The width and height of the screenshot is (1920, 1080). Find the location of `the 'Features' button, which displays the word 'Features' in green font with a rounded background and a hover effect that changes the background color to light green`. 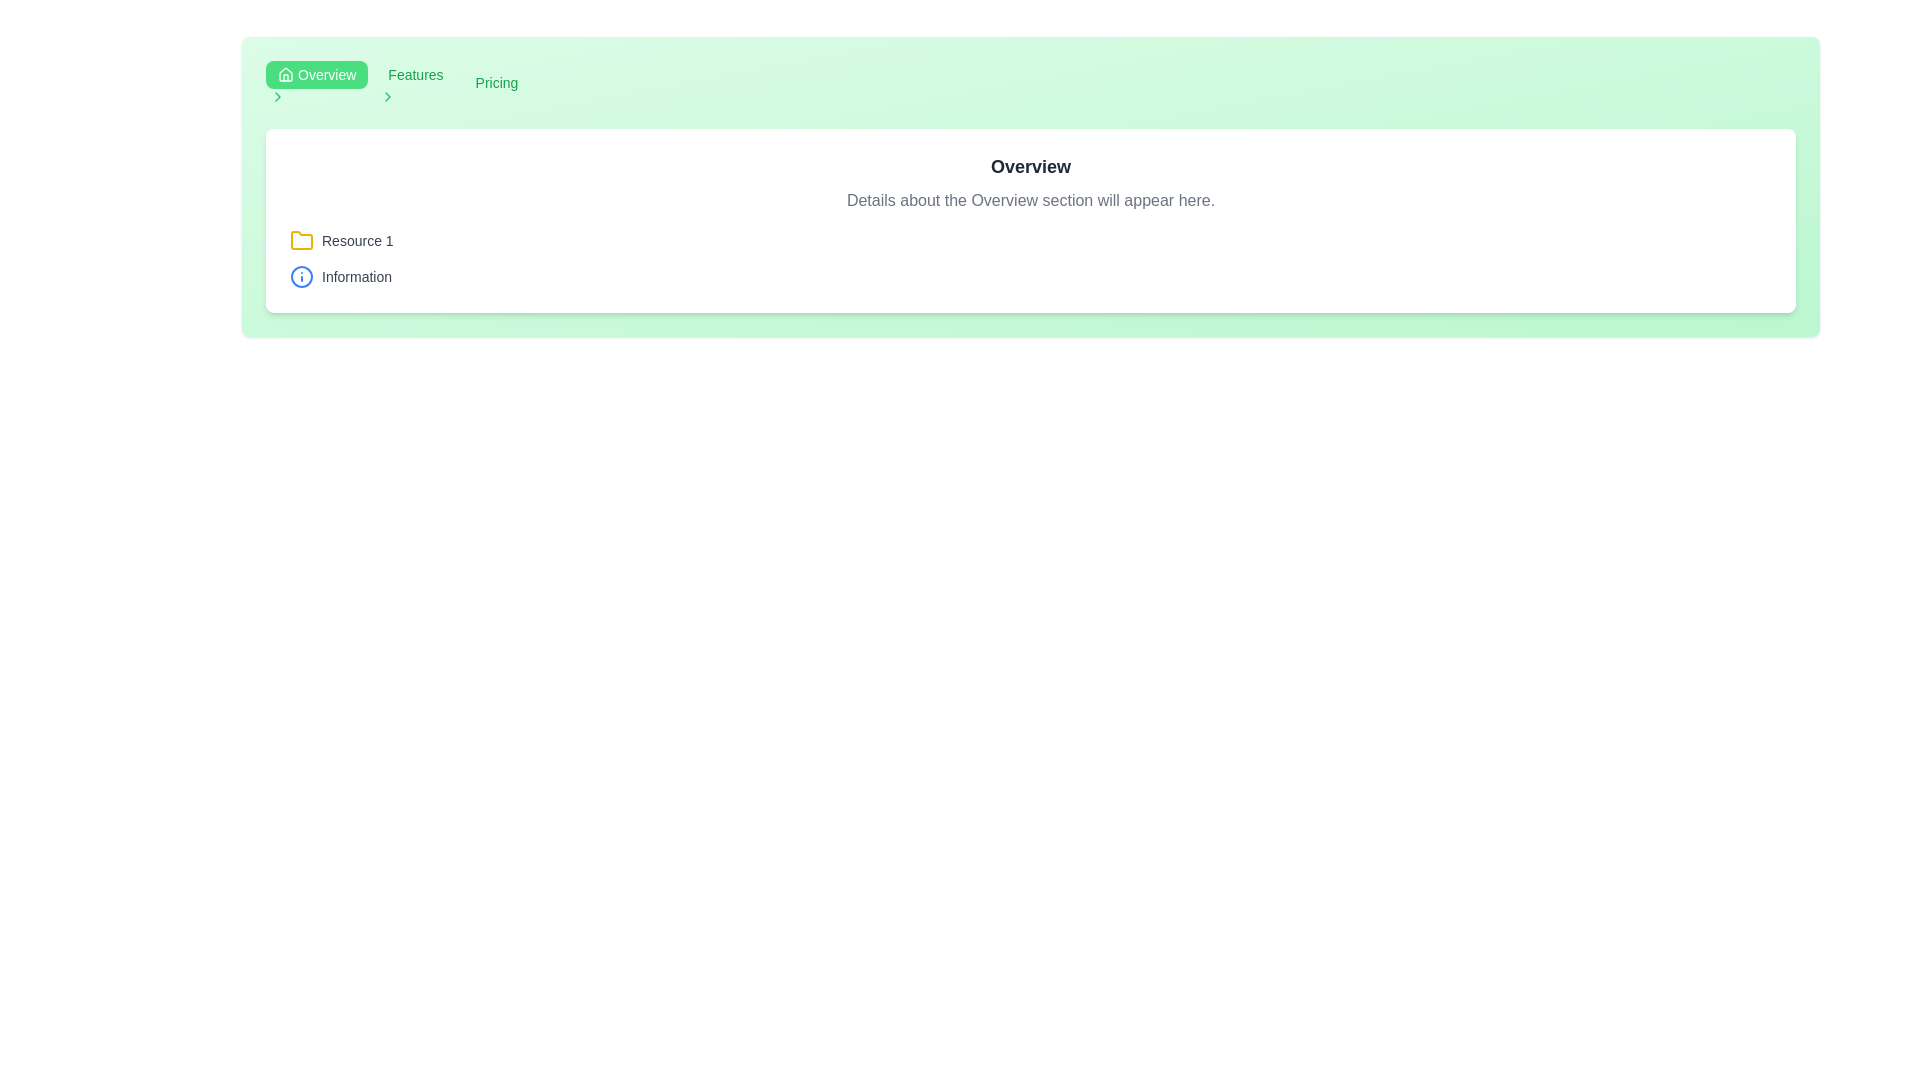

the 'Features' button, which displays the word 'Features' in green font with a rounded background and a hover effect that changes the background color to light green is located at coordinates (415, 82).